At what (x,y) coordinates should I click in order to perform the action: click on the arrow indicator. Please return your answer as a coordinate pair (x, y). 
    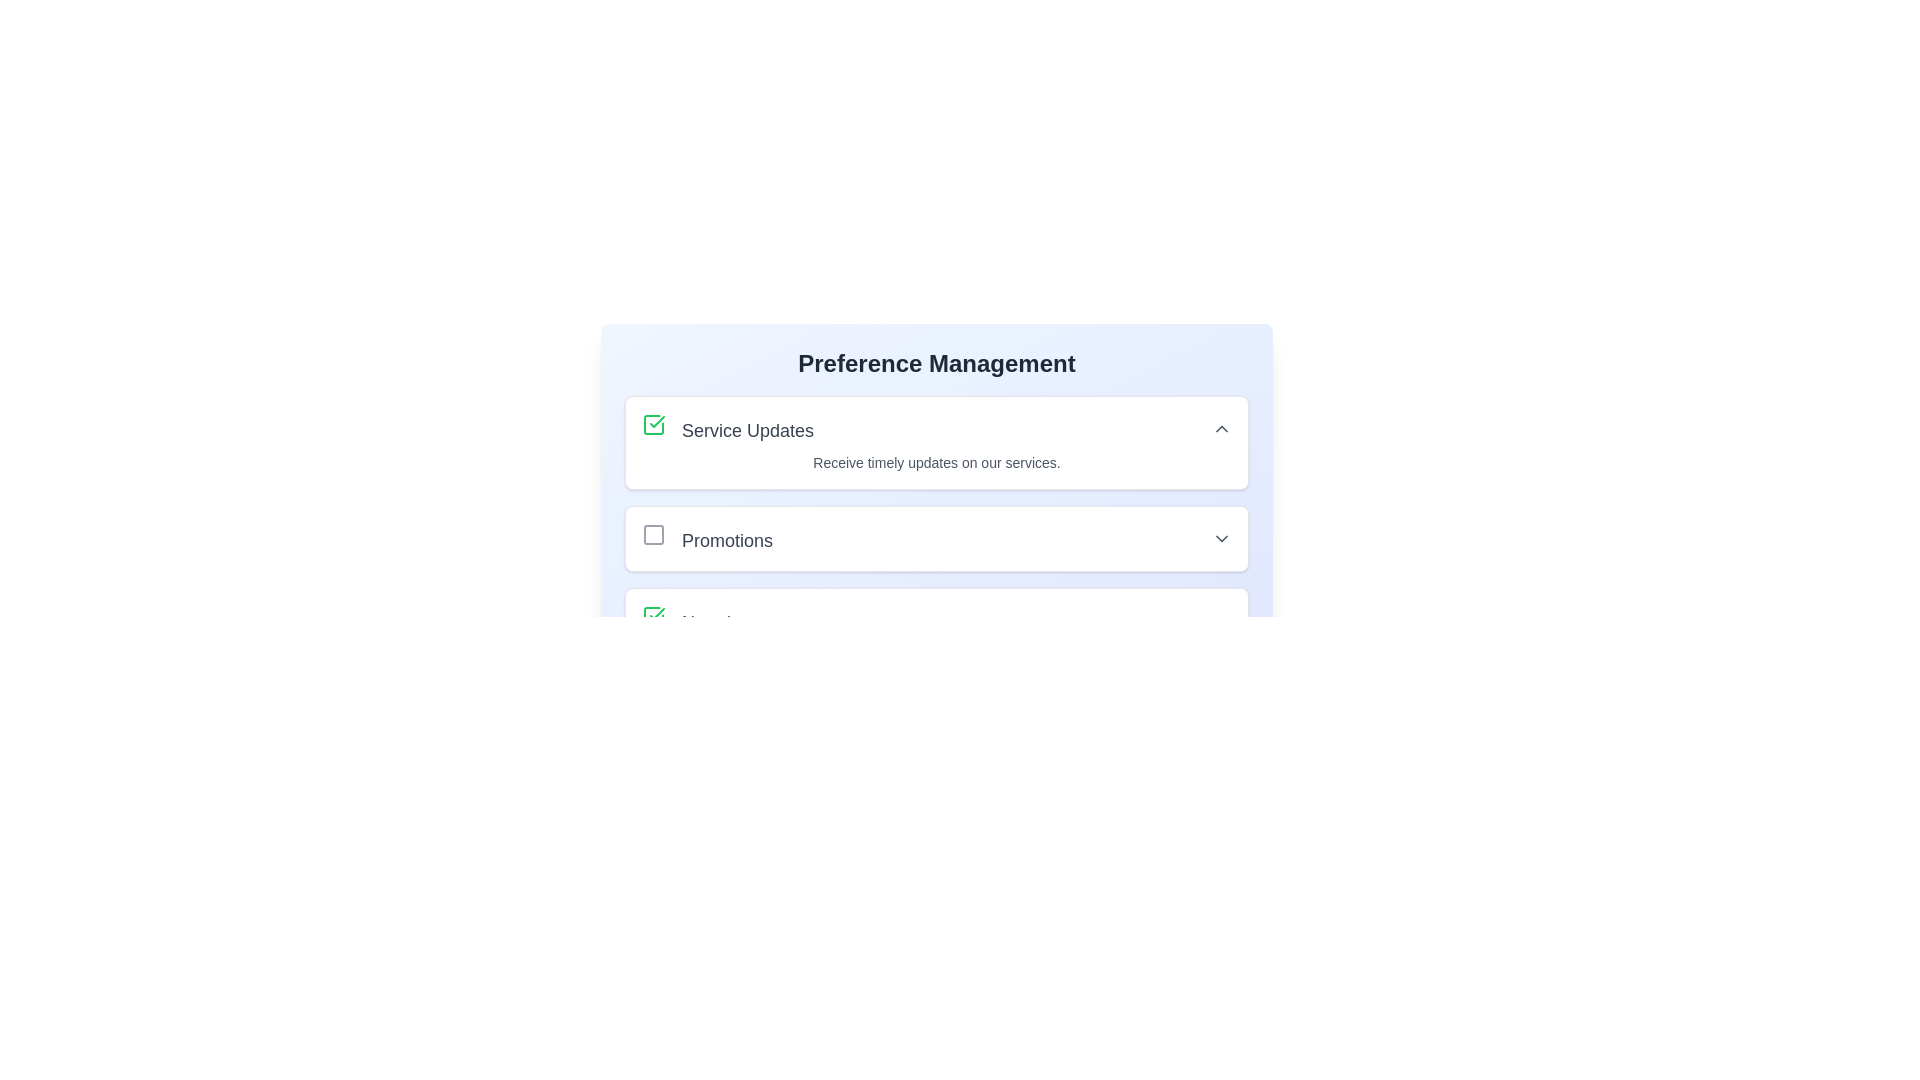
    Looking at the image, I should click on (935, 523).